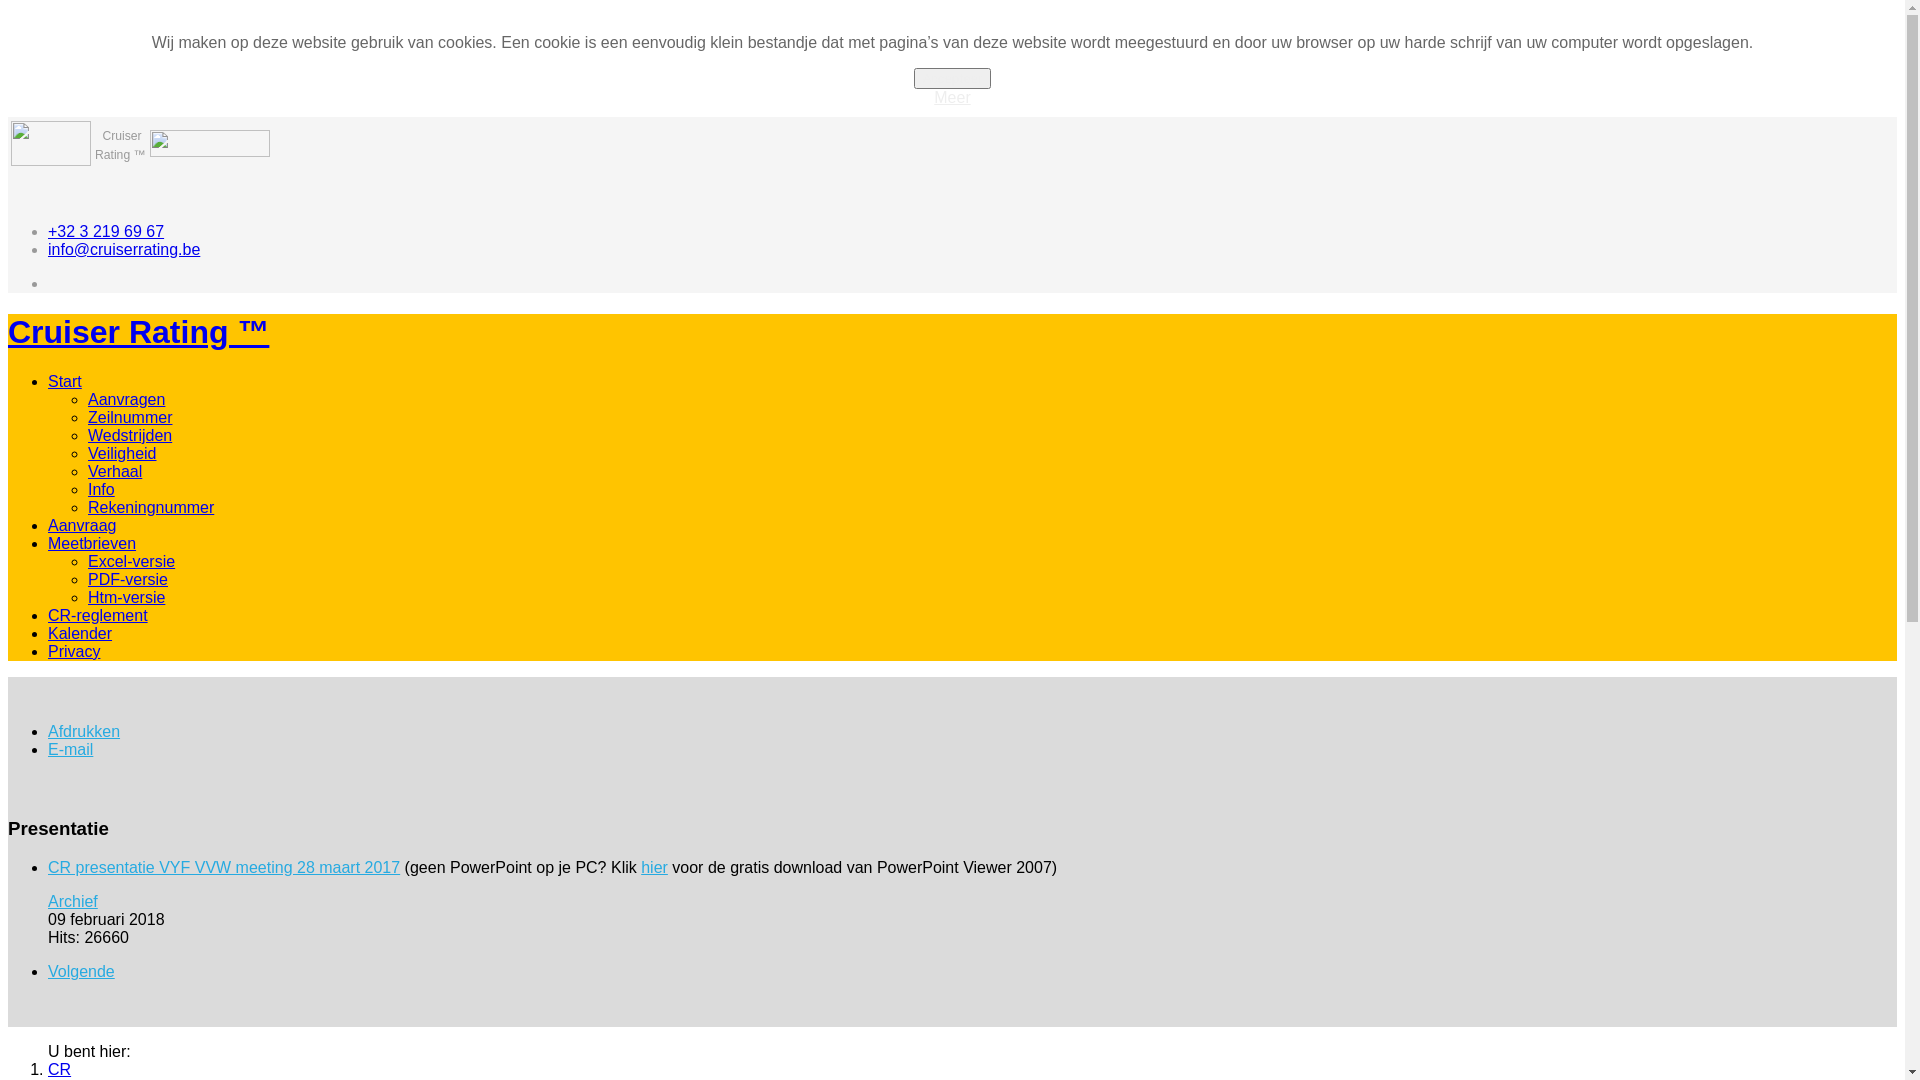 This screenshot has height=1080, width=1920. What do you see at coordinates (90, 543) in the screenshot?
I see `'Meetbrieven'` at bounding box center [90, 543].